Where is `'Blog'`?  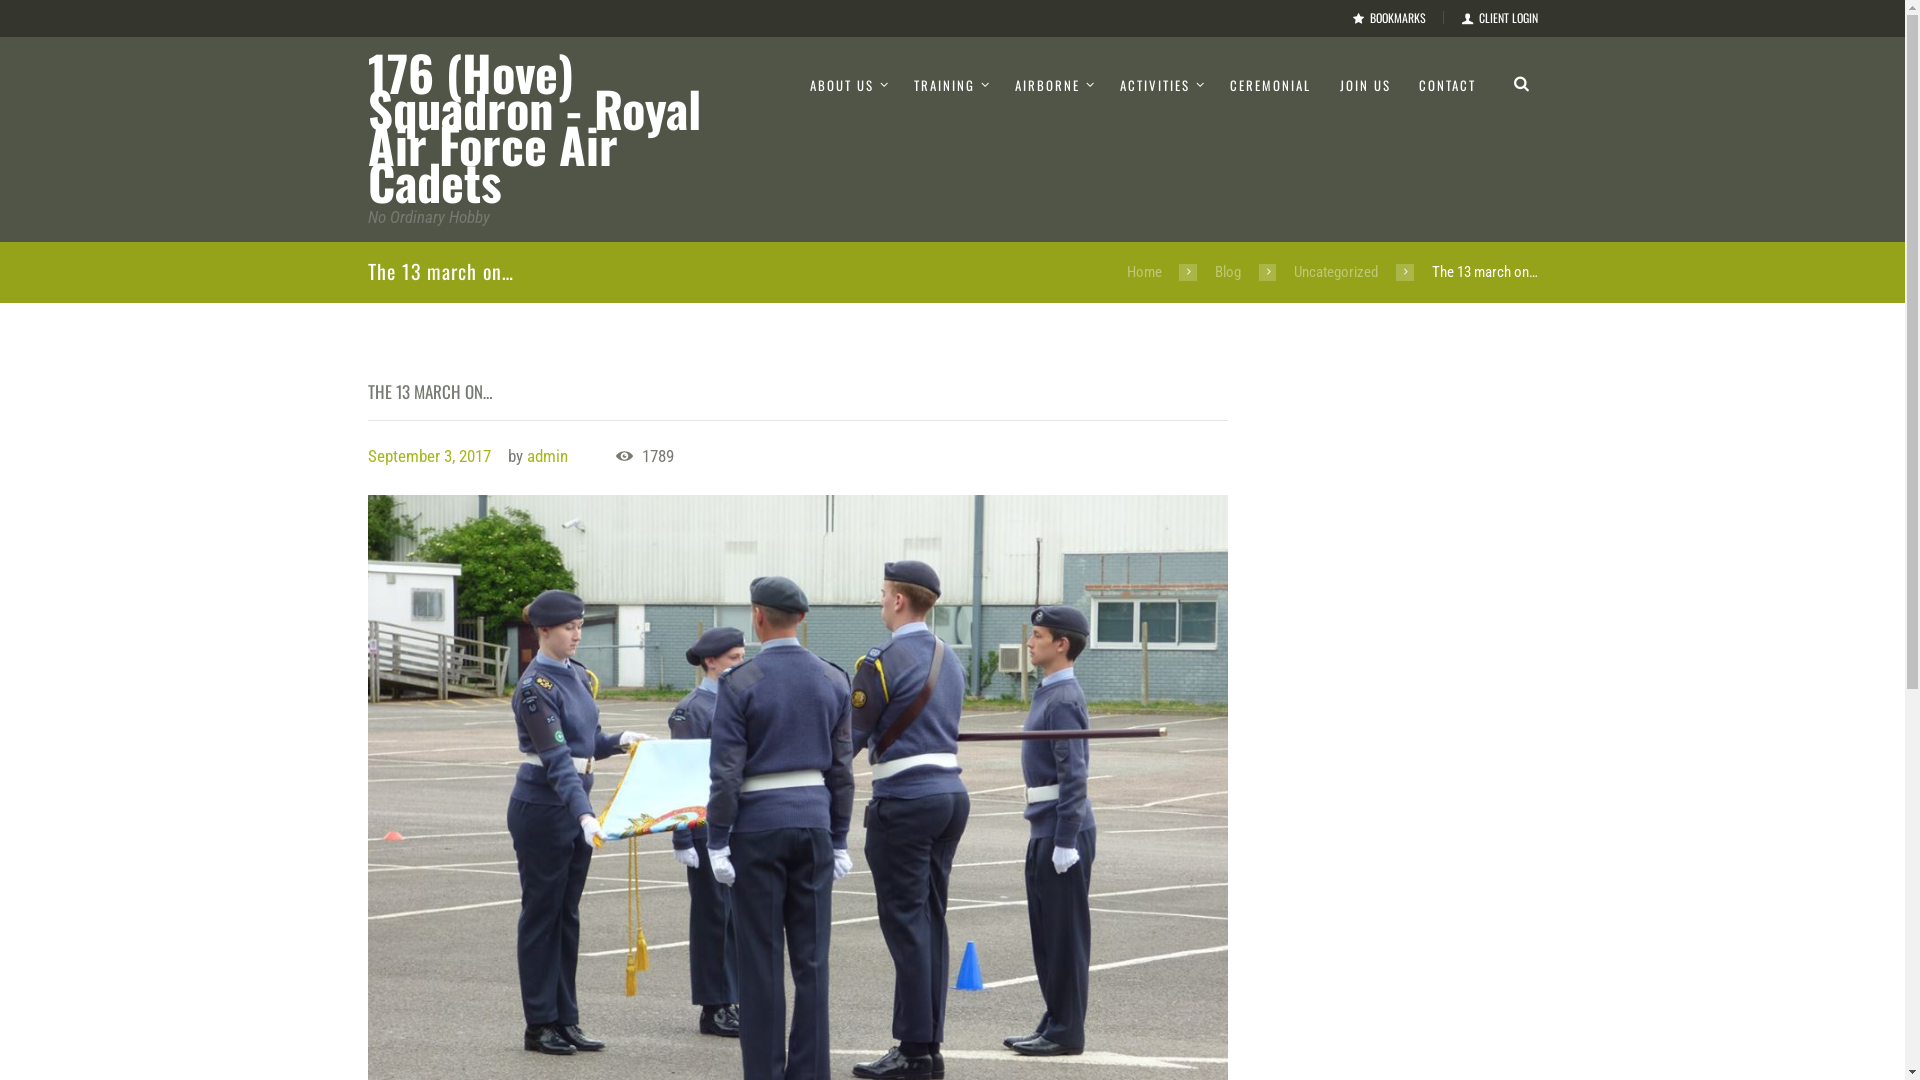
'Blog' is located at coordinates (1213, 272).